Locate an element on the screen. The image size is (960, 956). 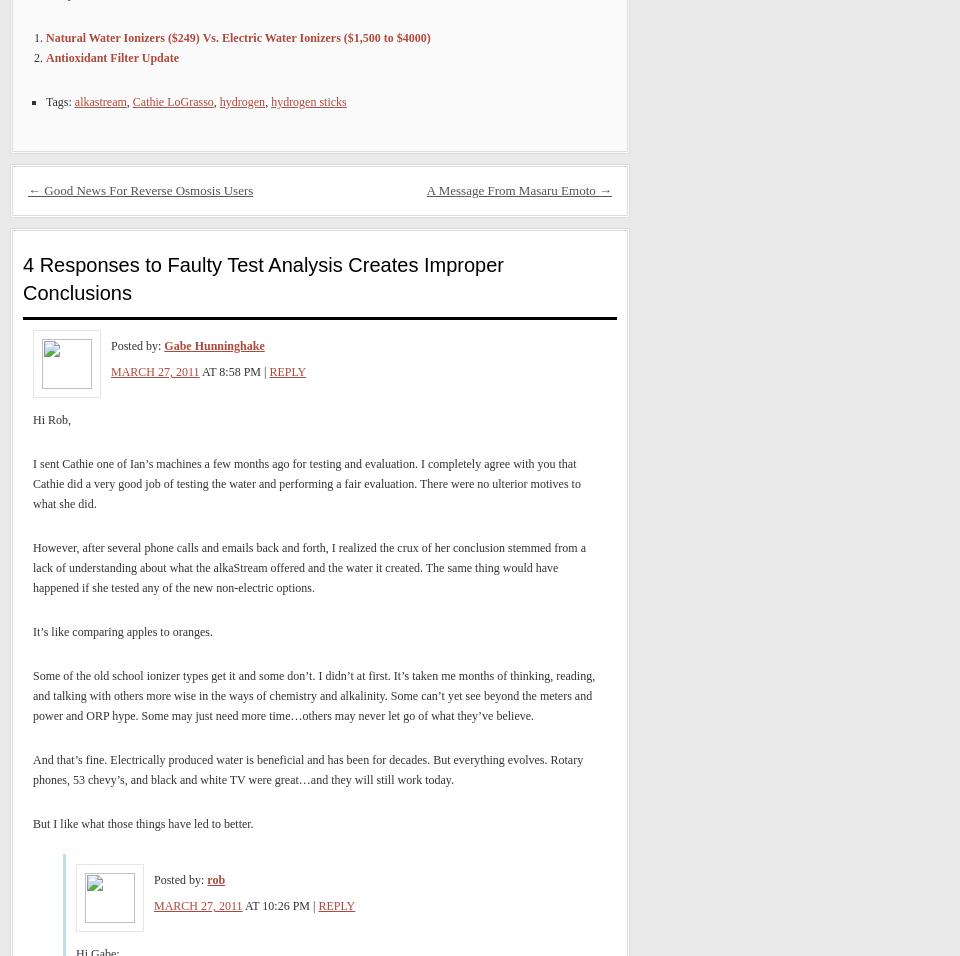
'Antioxidant Filter Update' is located at coordinates (112, 57).